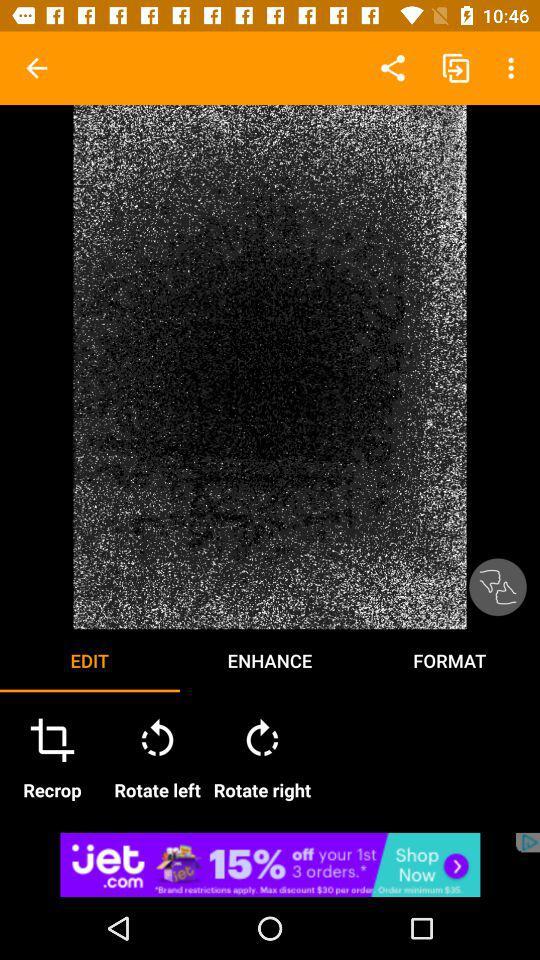  I want to click on share the article, so click(270, 863).